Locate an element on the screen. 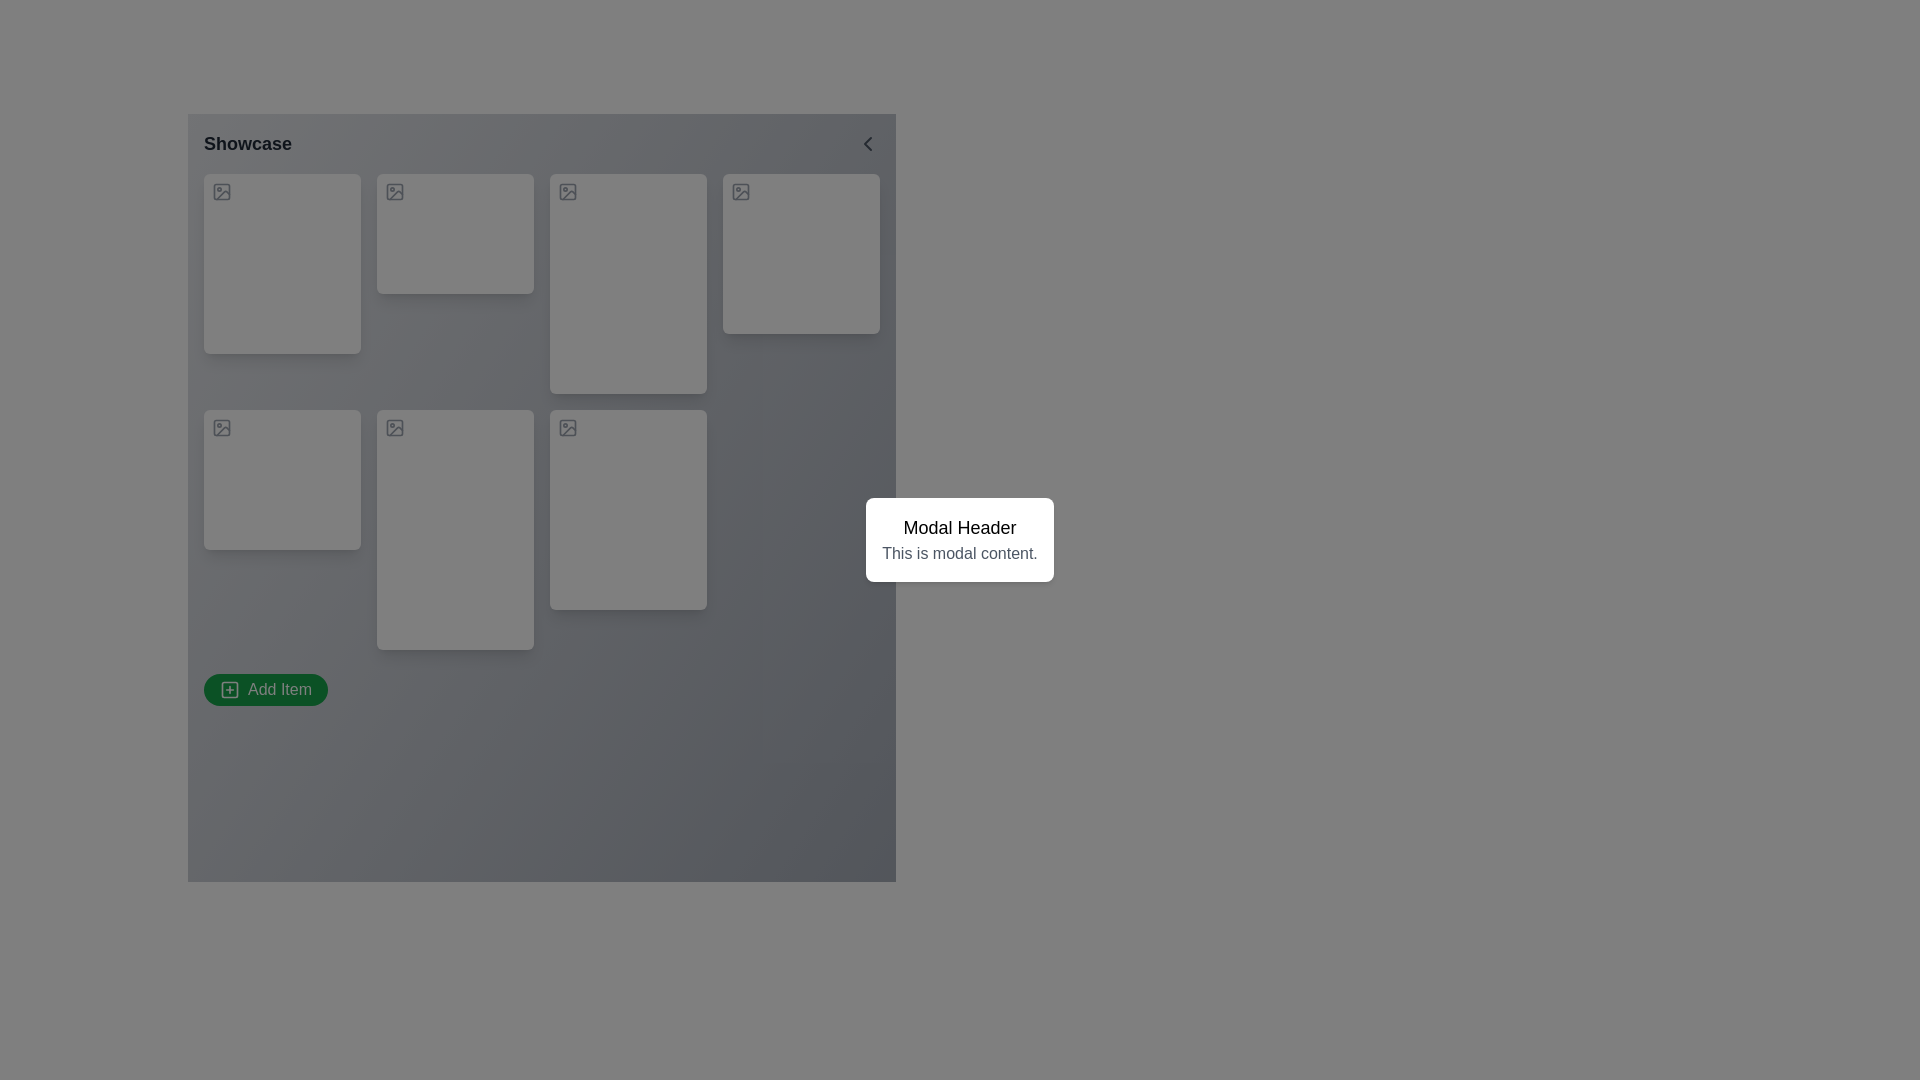  the SVG icon resembling an image placeholder, which has a light gray color and is located in the top-left corner of the card in the second row, left column of the 'Showcase' section is located at coordinates (394, 427).